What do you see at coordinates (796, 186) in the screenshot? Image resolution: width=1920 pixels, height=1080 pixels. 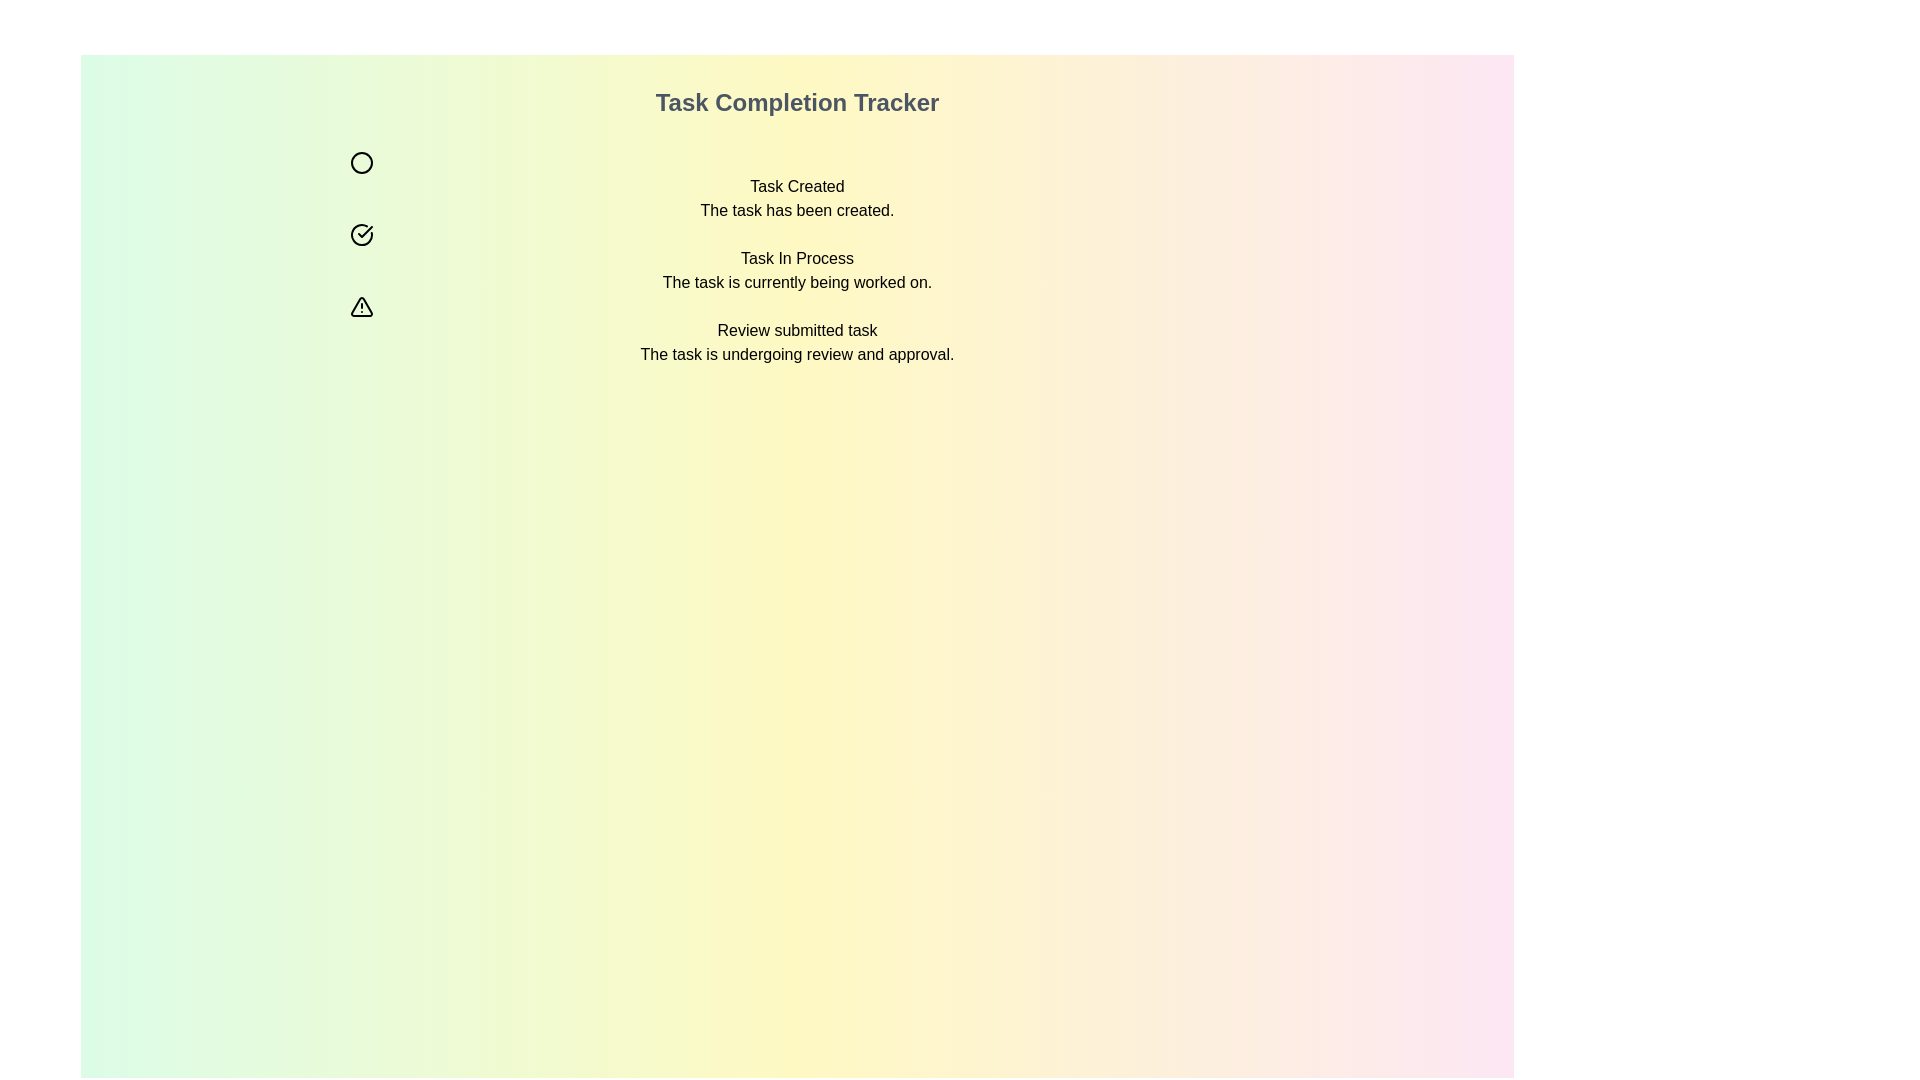 I see `the 'Task Created' text block with the accompanying icon` at bounding box center [796, 186].